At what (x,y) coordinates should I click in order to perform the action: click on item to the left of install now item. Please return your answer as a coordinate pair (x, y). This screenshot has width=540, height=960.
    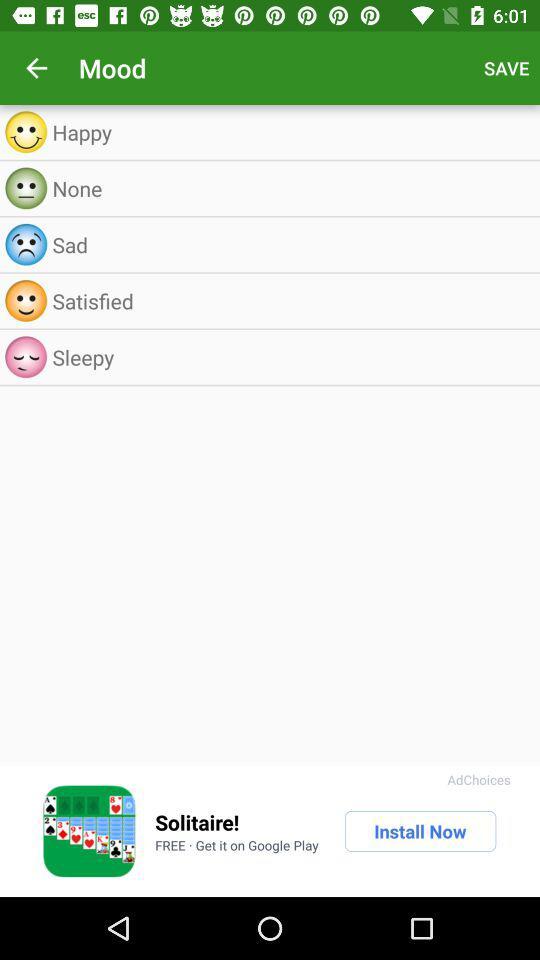
    Looking at the image, I should click on (197, 822).